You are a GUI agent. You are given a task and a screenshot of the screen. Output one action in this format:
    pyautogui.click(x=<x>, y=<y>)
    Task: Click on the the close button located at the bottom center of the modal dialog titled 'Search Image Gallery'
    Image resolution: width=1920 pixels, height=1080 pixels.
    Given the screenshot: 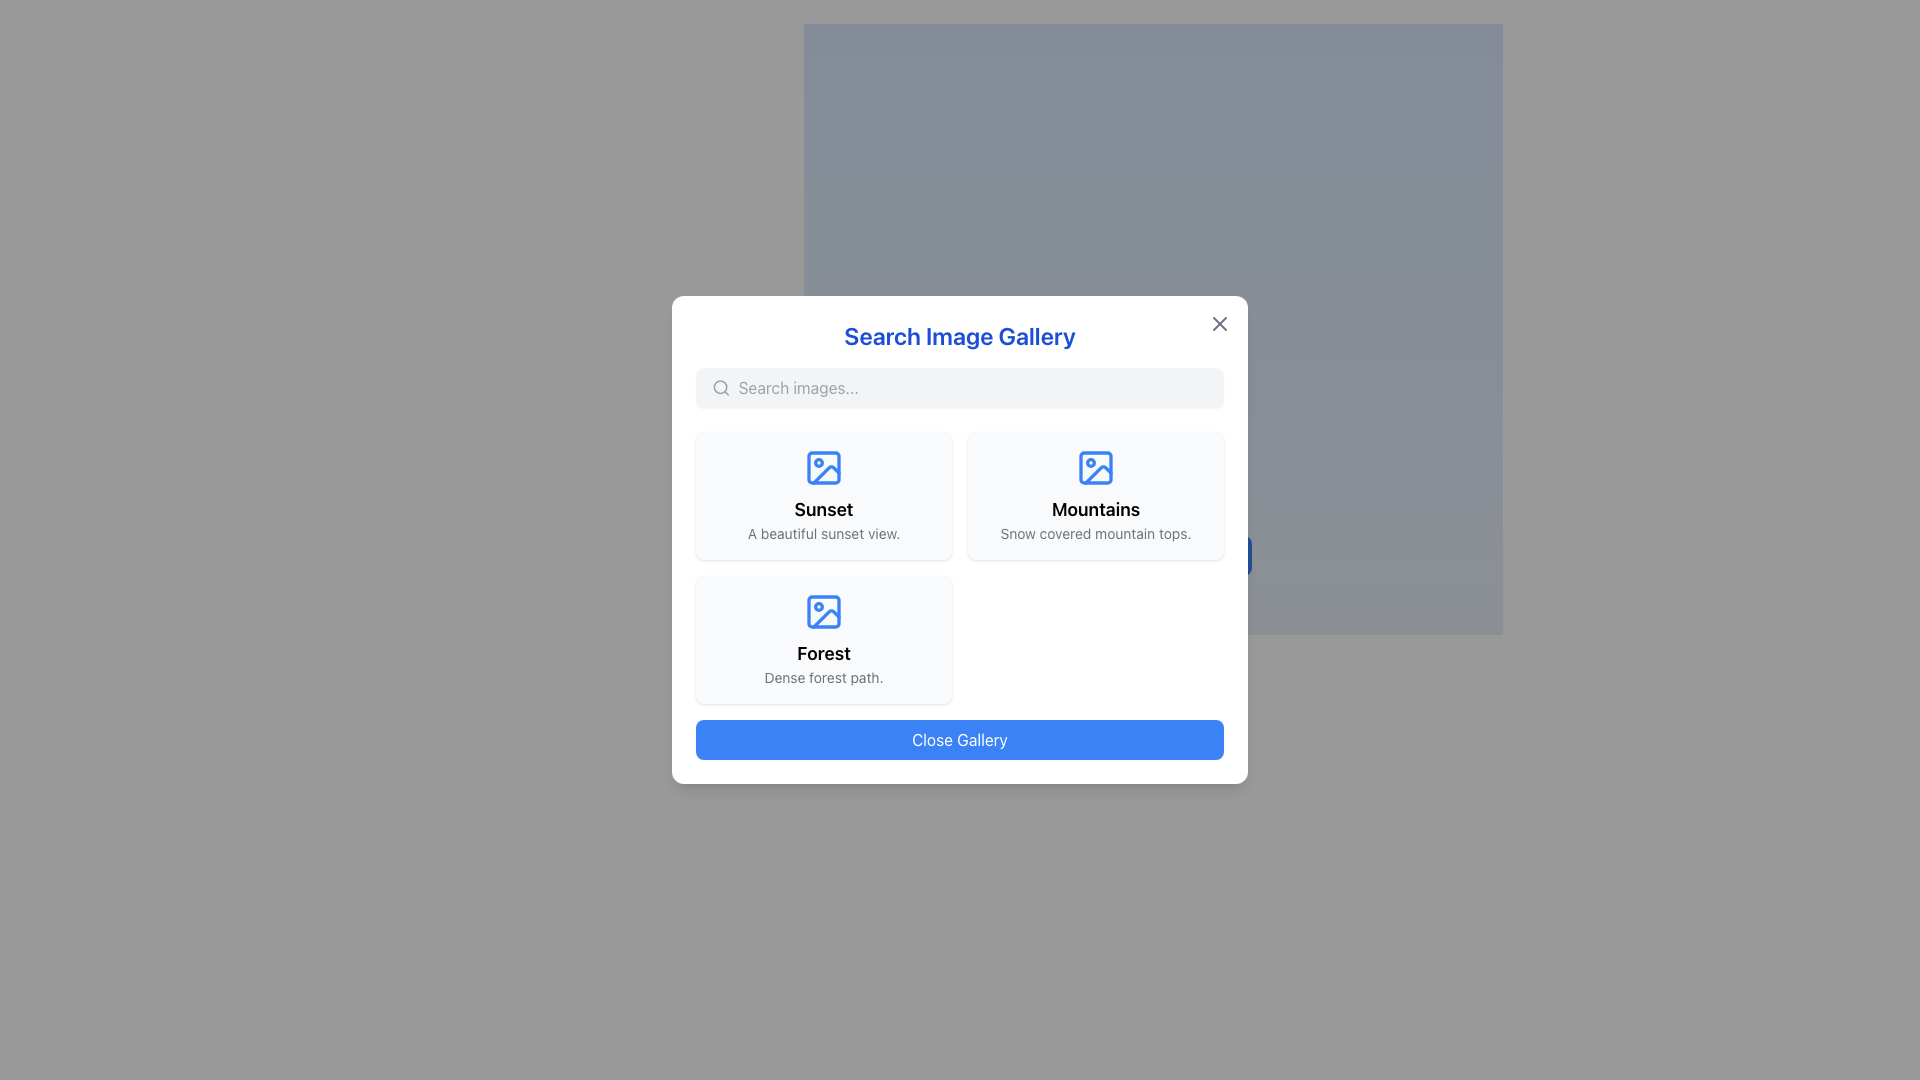 What is the action you would take?
    pyautogui.click(x=960, y=740)
    